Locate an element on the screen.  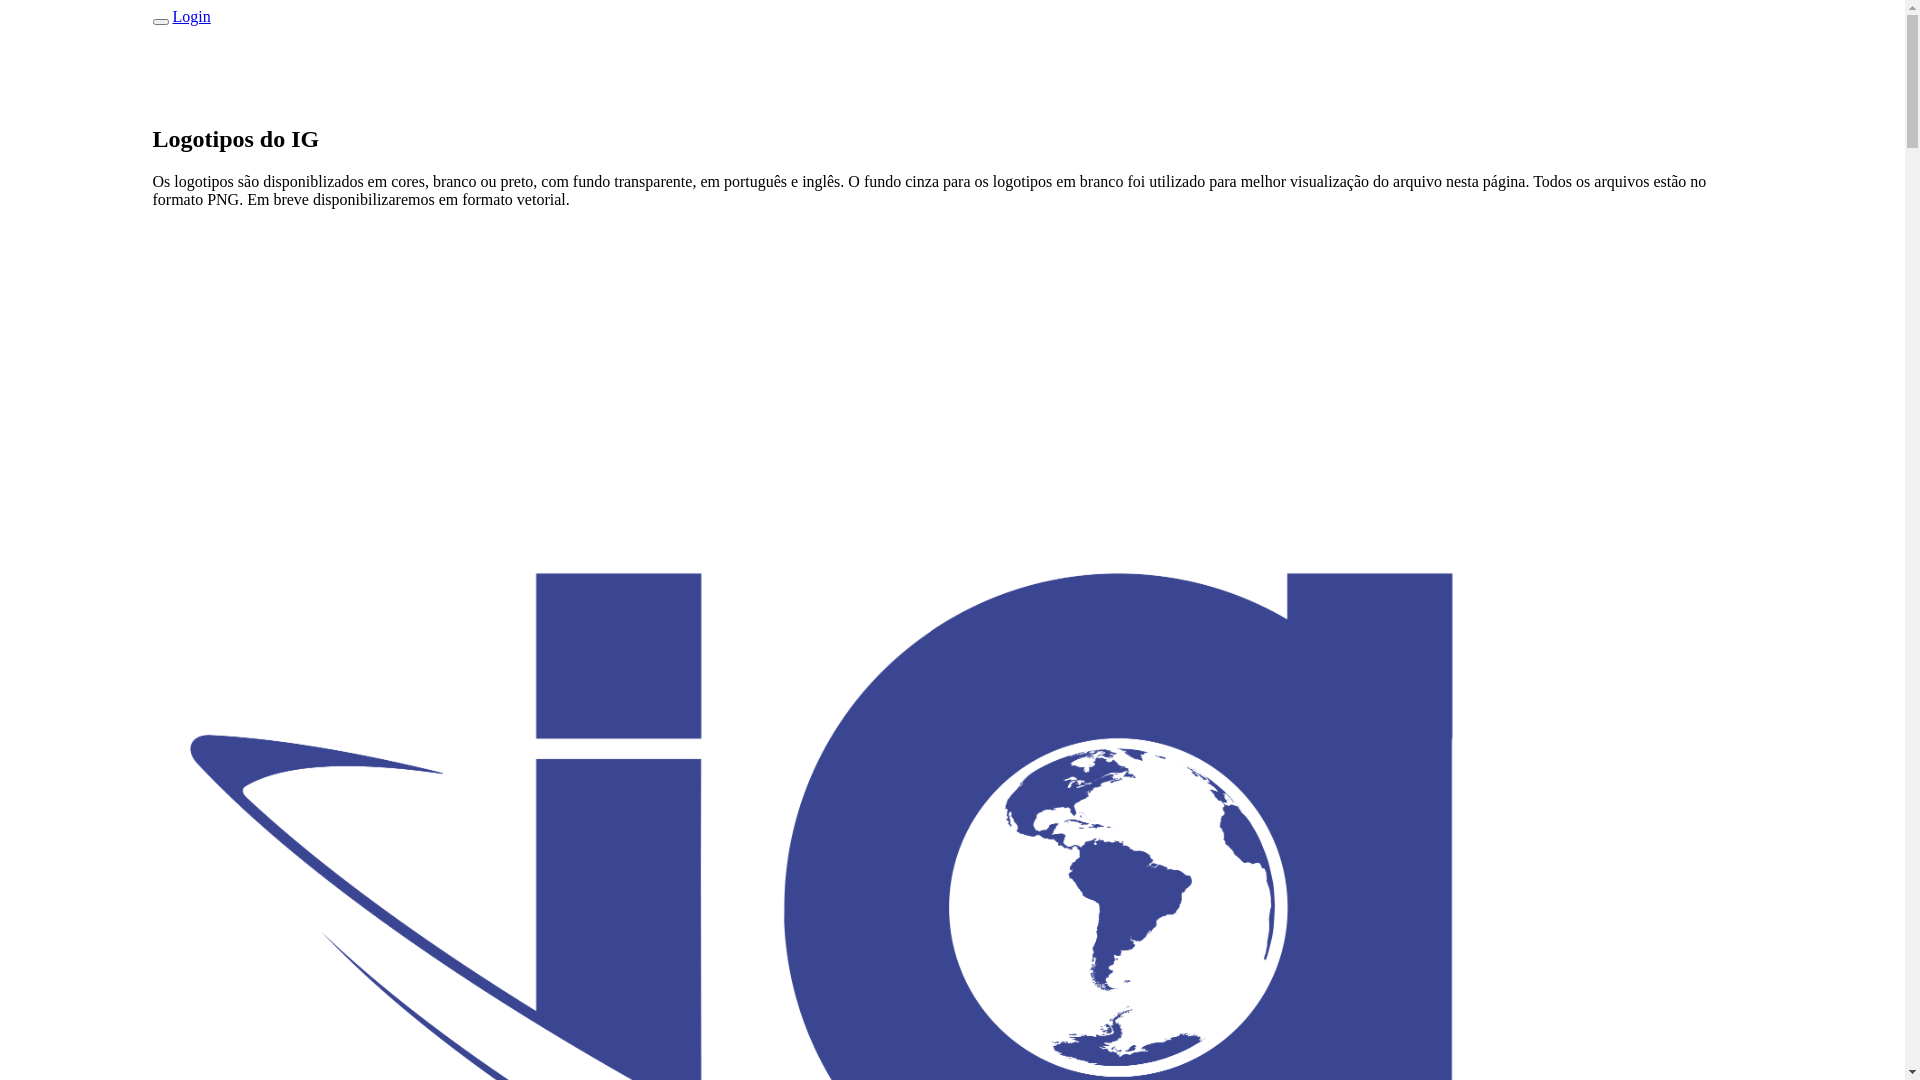
'Login' is located at coordinates (191, 16).